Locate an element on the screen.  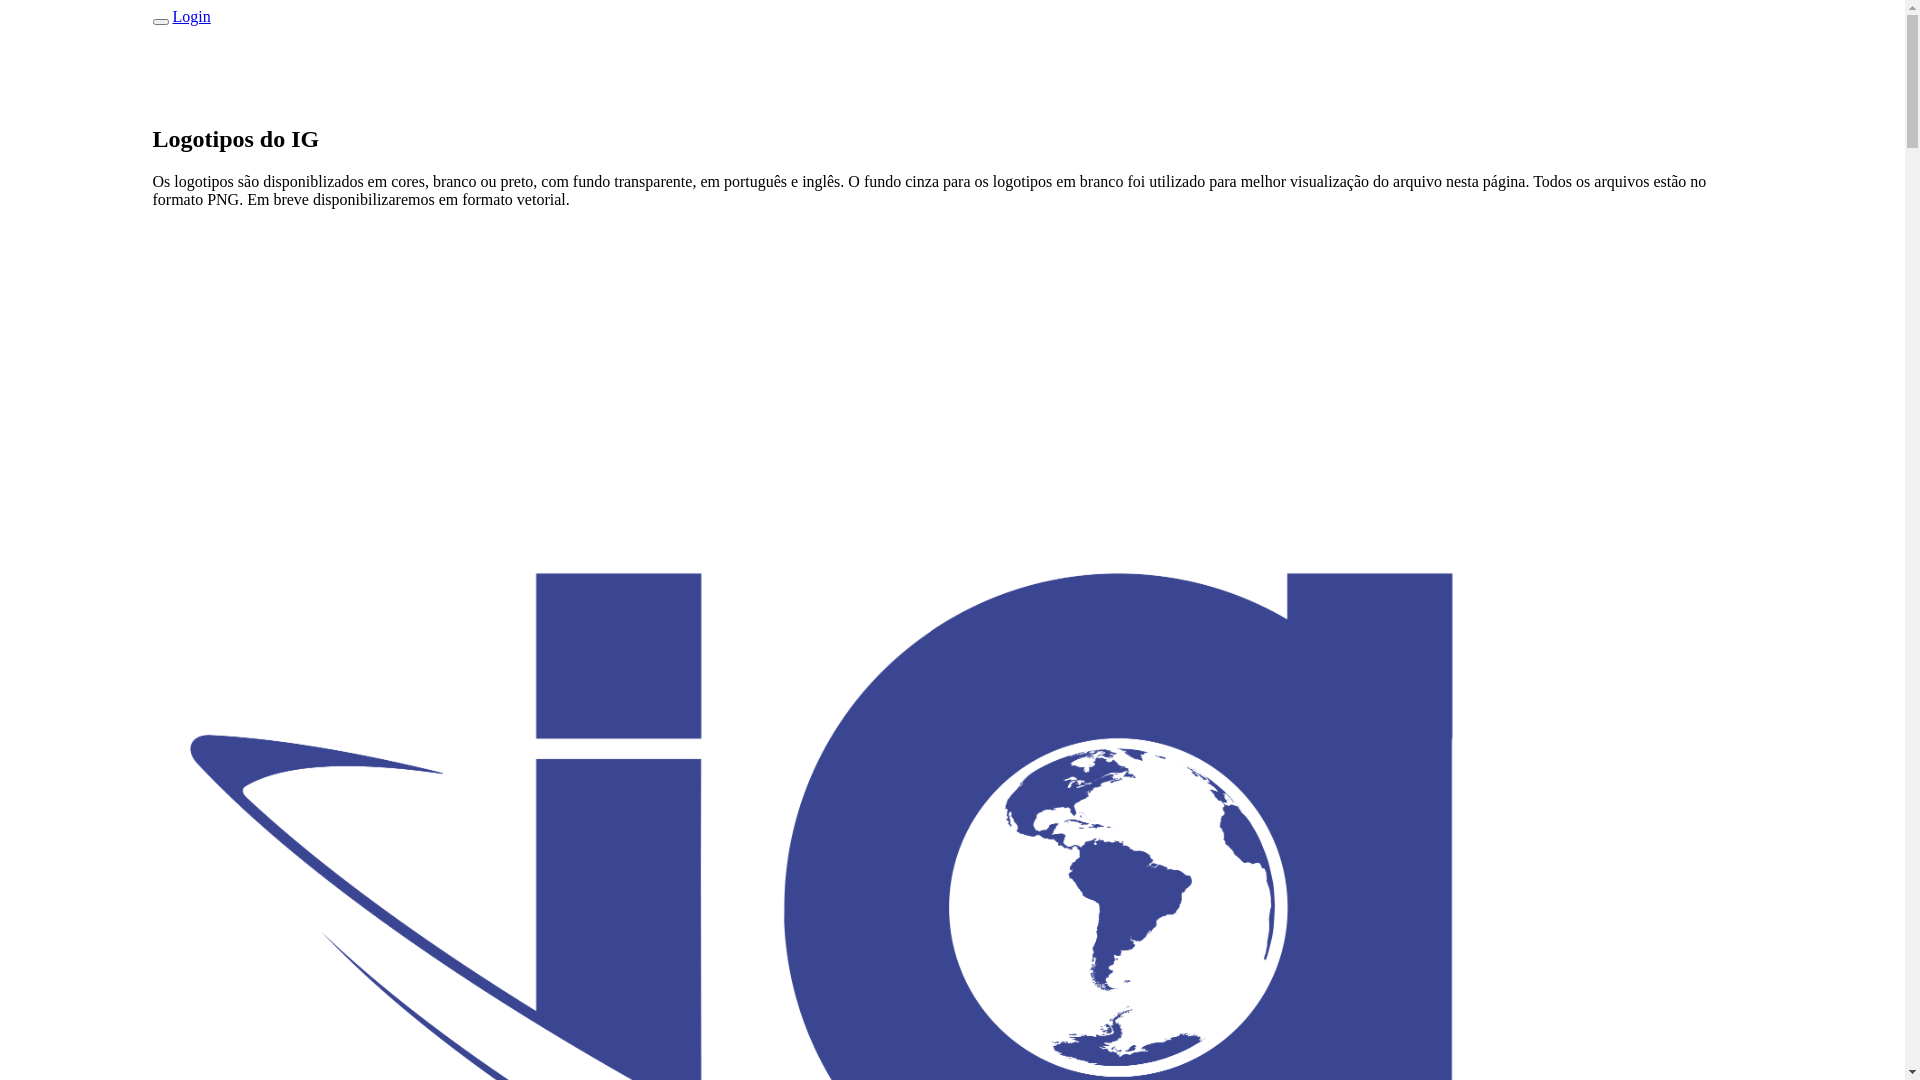
'Login' is located at coordinates (191, 16).